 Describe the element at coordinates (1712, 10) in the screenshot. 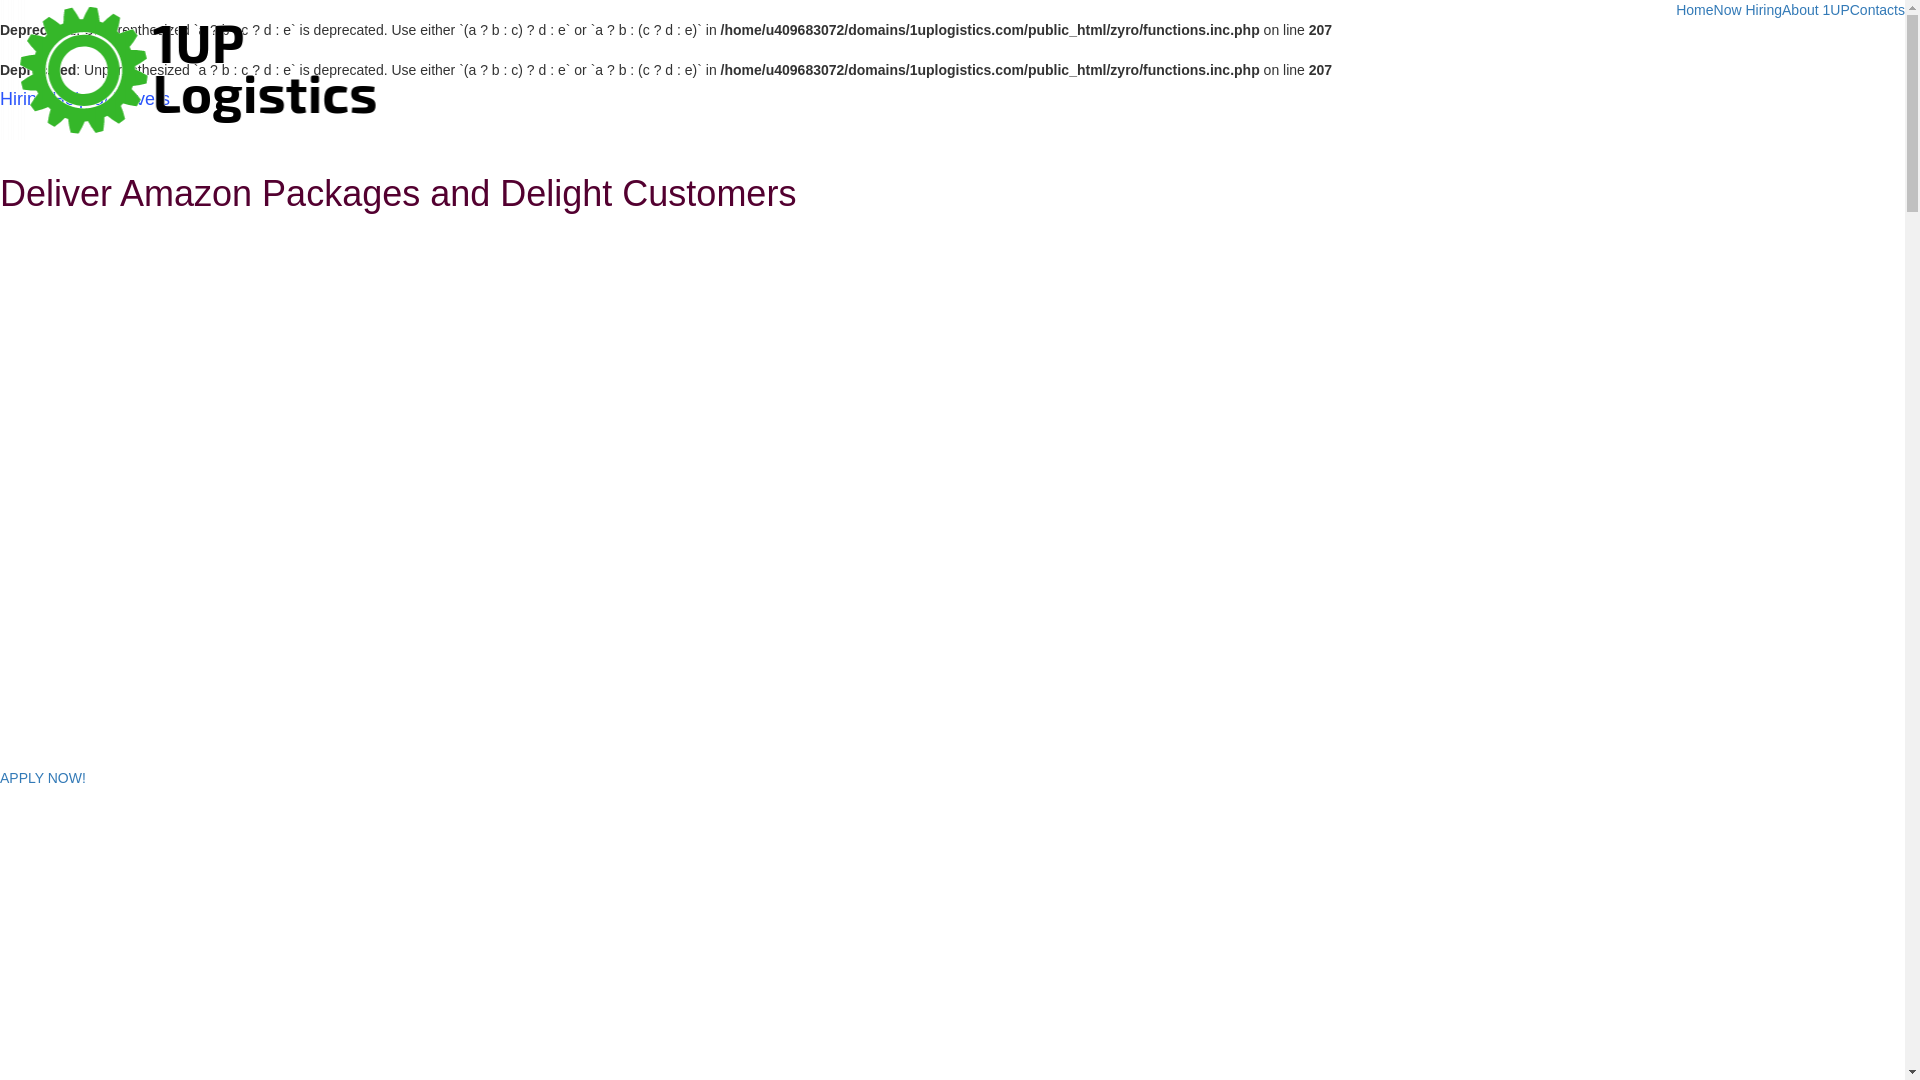

I see `'Now Hiring'` at that location.